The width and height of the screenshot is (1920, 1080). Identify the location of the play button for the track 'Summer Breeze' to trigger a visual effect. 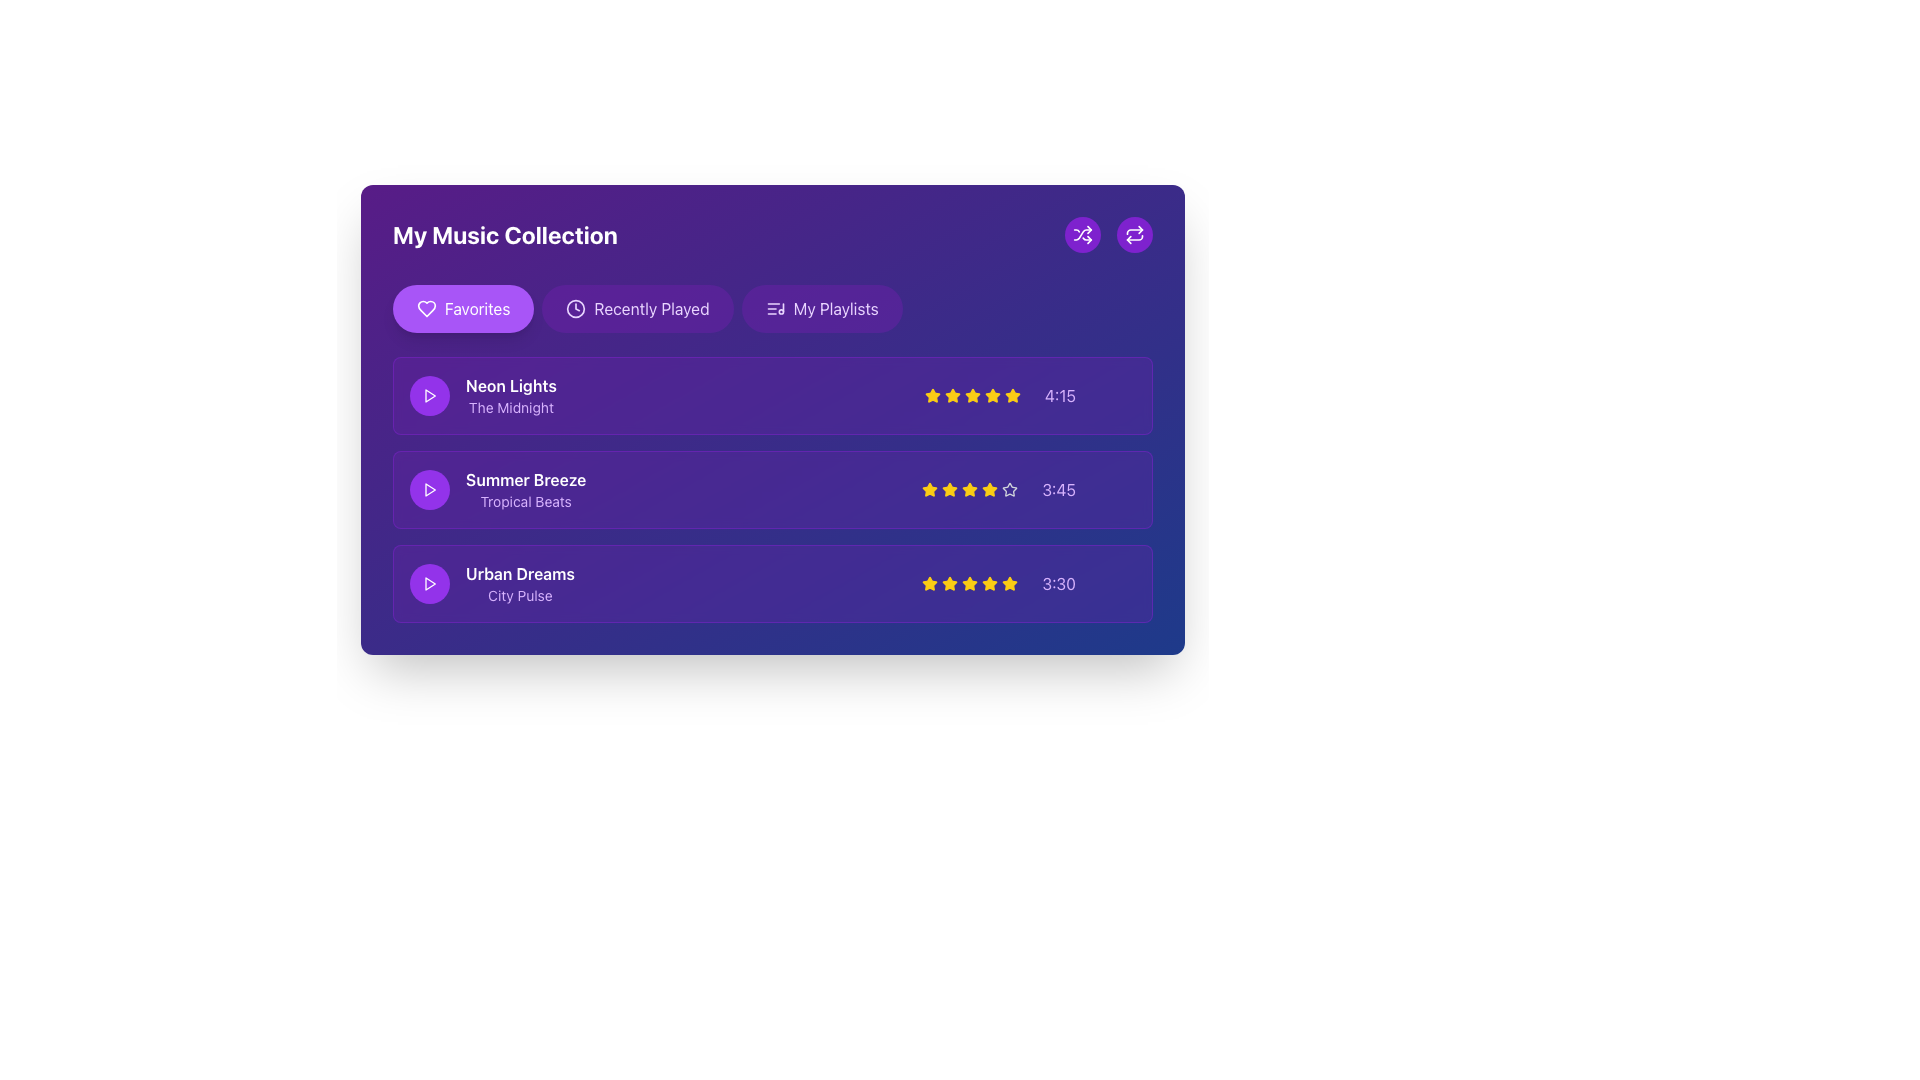
(429, 489).